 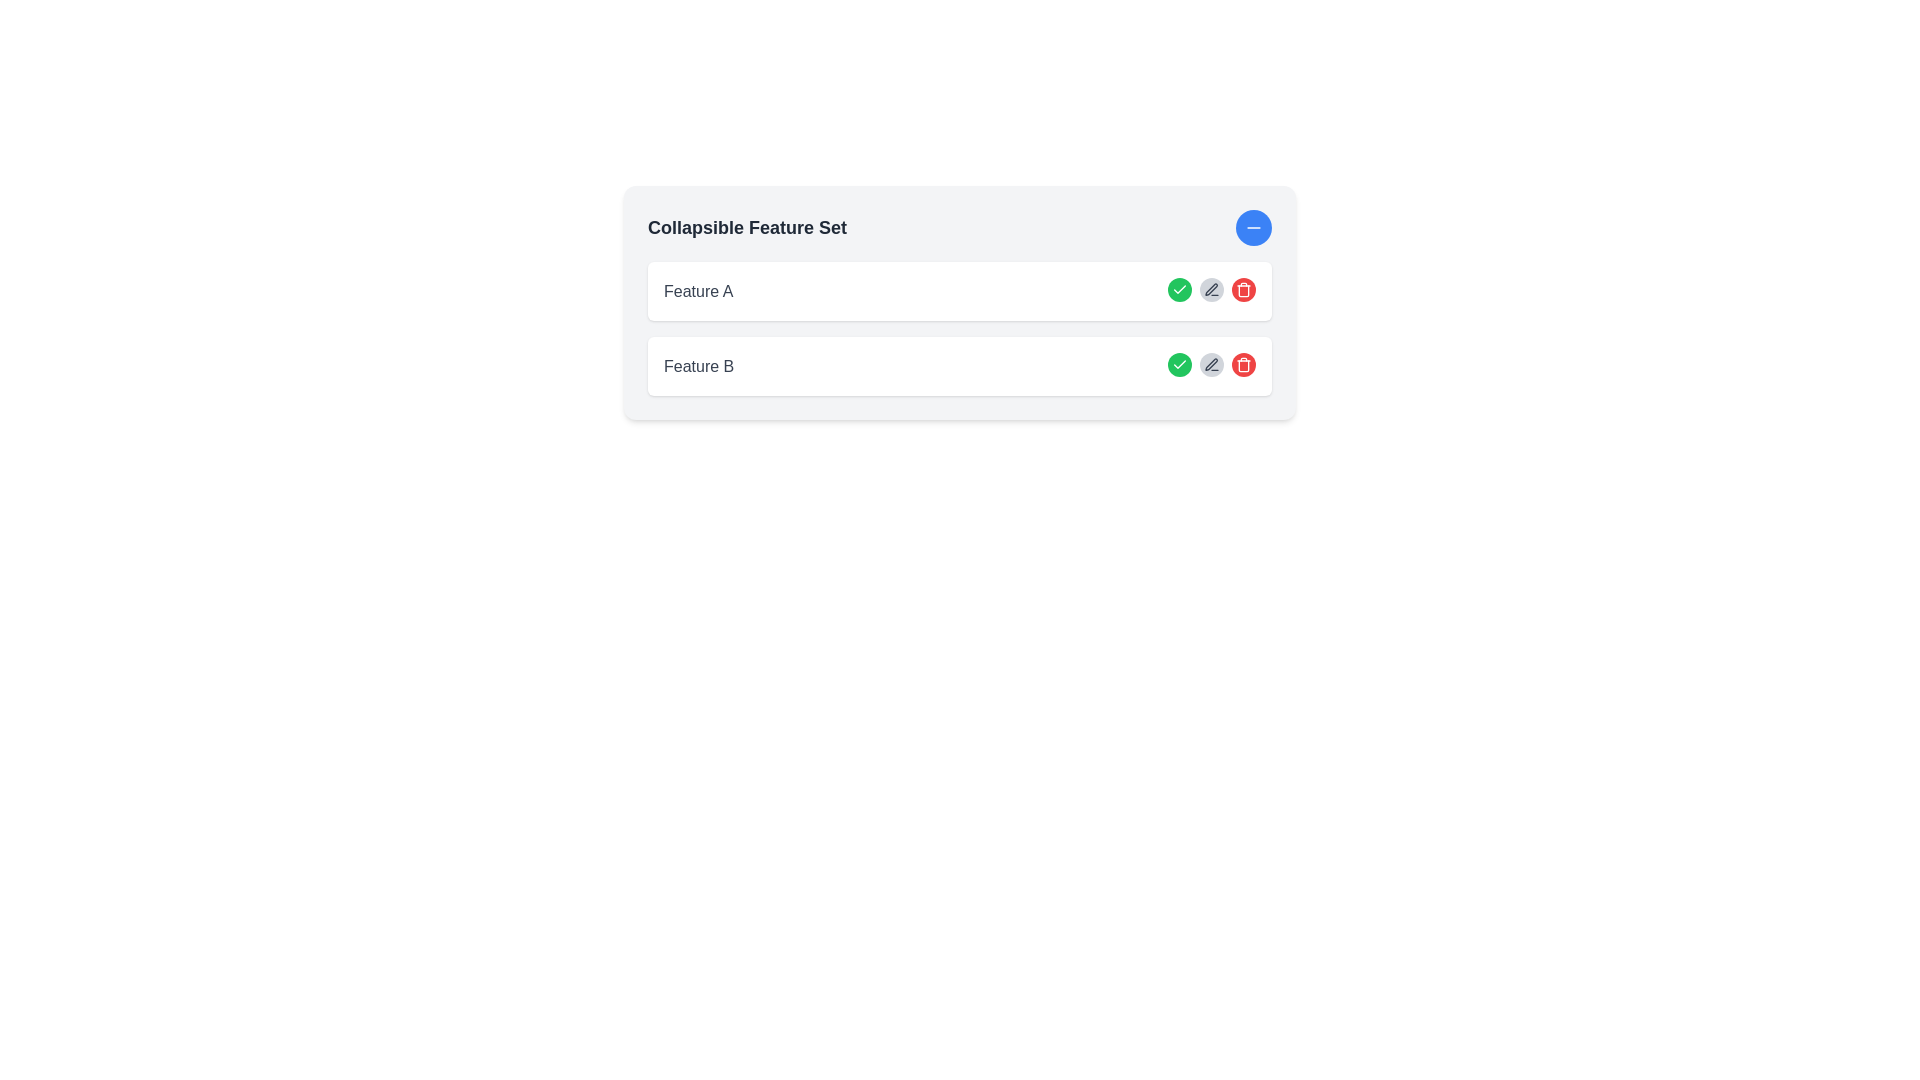 What do you see at coordinates (1242, 365) in the screenshot?
I see `the circular red button with a trash bin icon that is located on the right end of the row associated with 'Feature B'` at bounding box center [1242, 365].